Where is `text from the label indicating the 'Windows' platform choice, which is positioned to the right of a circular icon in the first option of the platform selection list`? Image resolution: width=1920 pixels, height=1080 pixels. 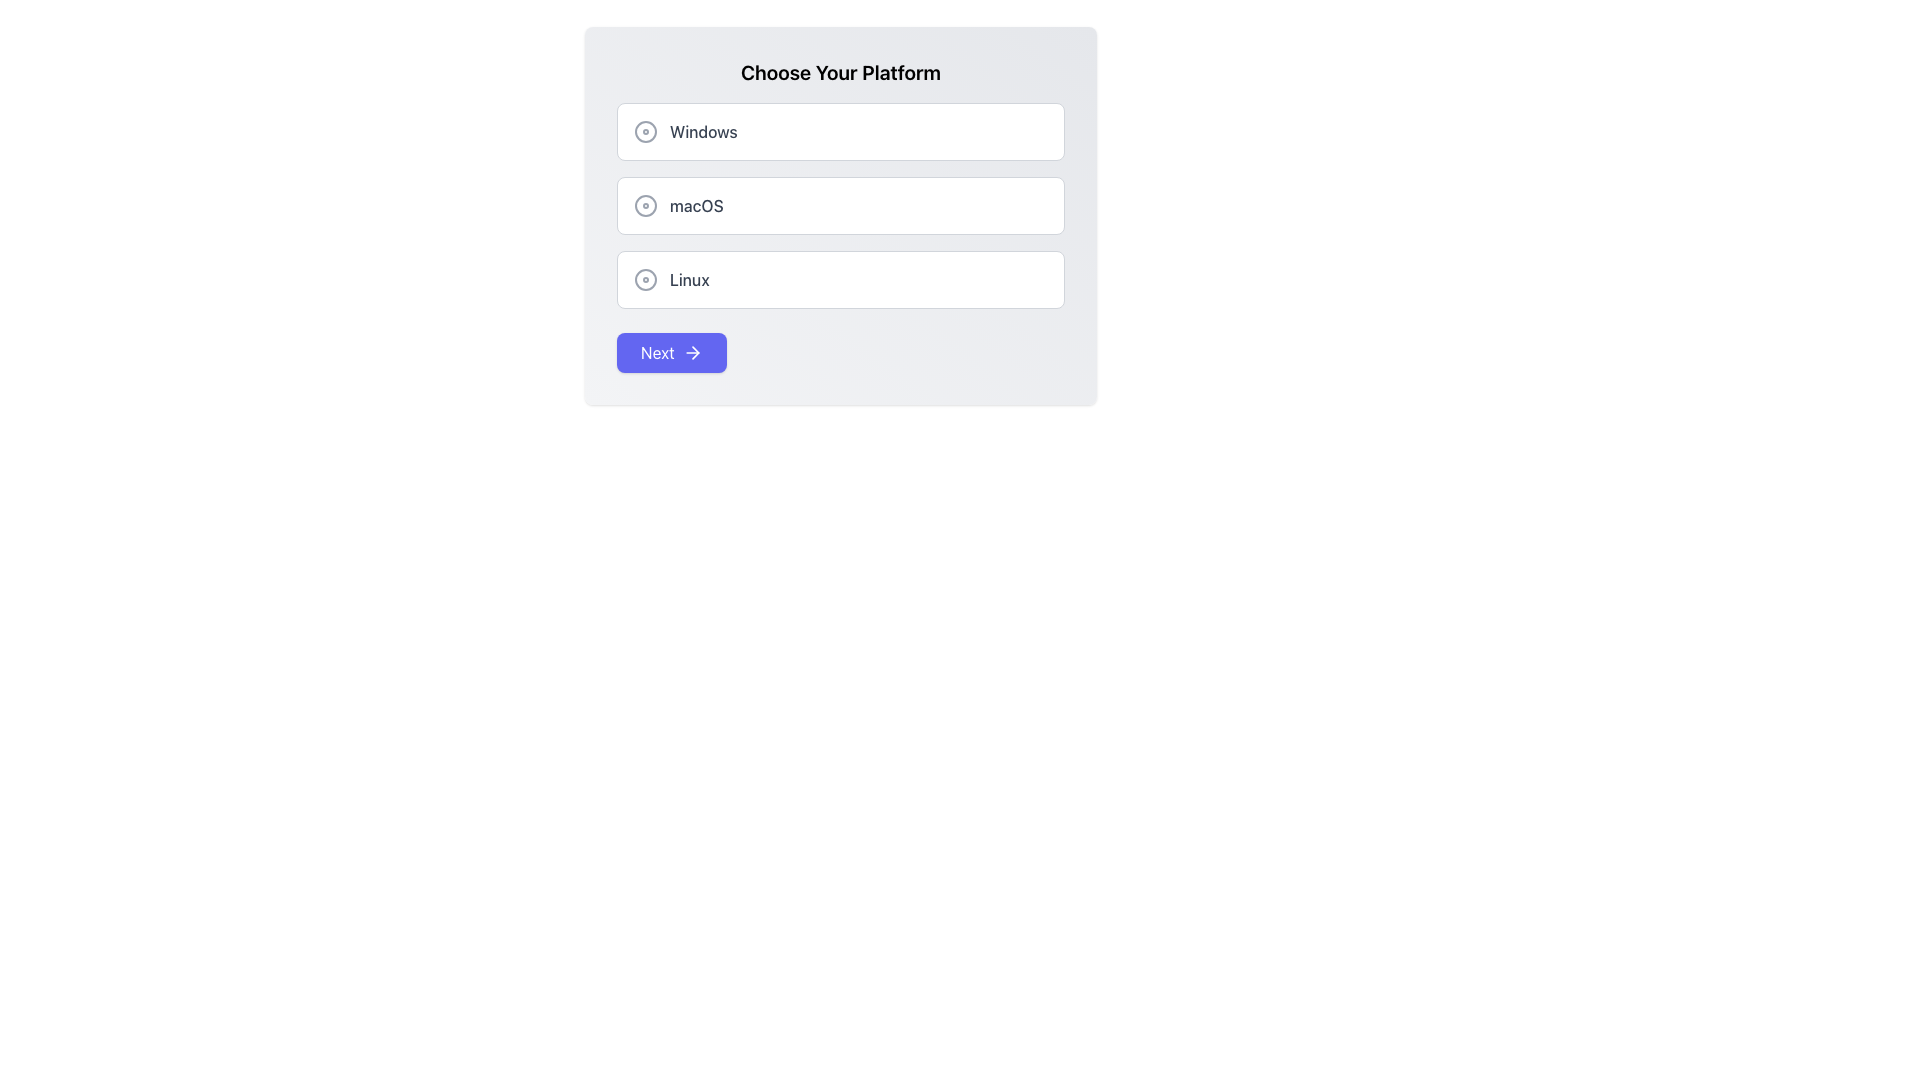 text from the label indicating the 'Windows' platform choice, which is positioned to the right of a circular icon in the first option of the platform selection list is located at coordinates (703, 131).